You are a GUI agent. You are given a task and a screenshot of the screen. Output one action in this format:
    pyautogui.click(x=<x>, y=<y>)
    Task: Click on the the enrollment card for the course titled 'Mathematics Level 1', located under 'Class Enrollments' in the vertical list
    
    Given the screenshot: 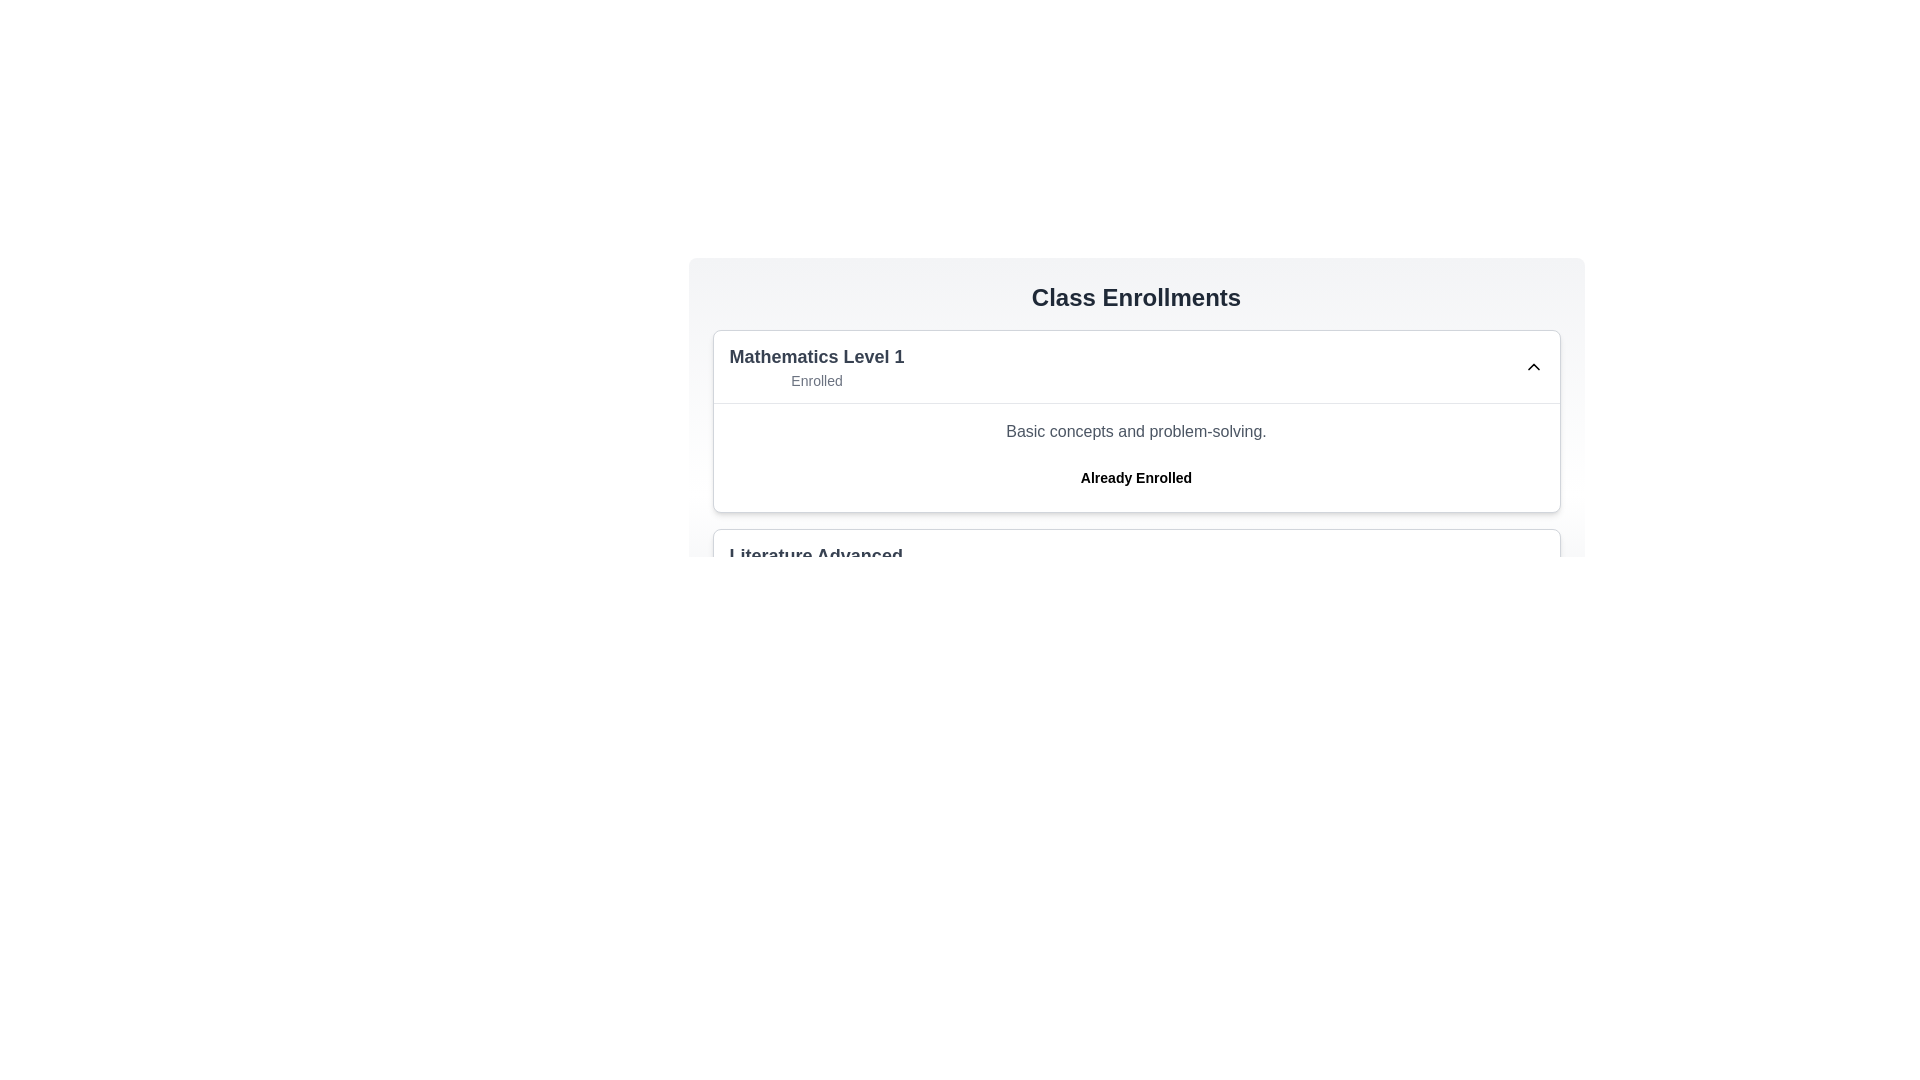 What is the action you would take?
    pyautogui.click(x=1136, y=420)
    